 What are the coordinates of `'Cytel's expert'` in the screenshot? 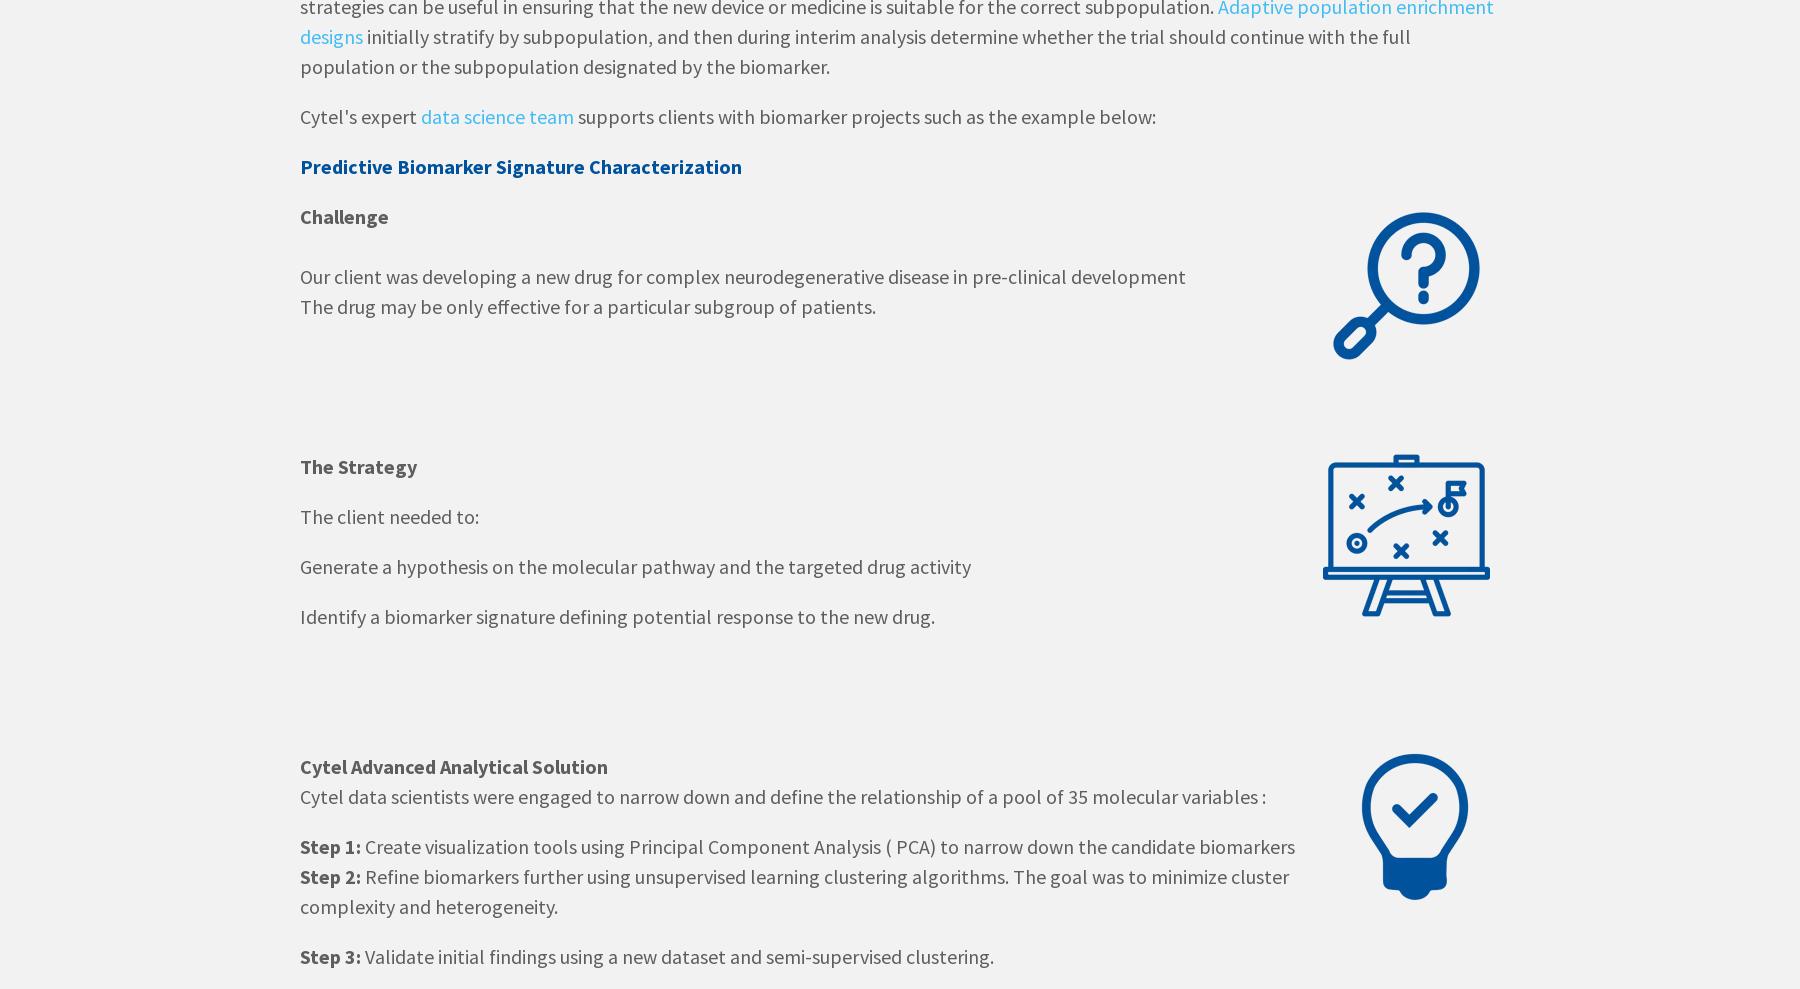 It's located at (360, 115).